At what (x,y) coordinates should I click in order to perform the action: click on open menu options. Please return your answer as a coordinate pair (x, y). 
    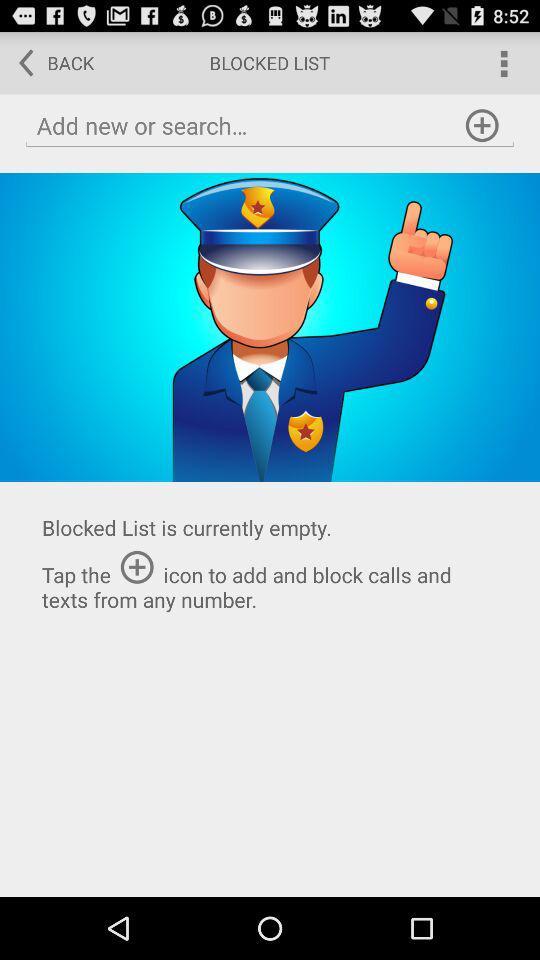
    Looking at the image, I should click on (502, 62).